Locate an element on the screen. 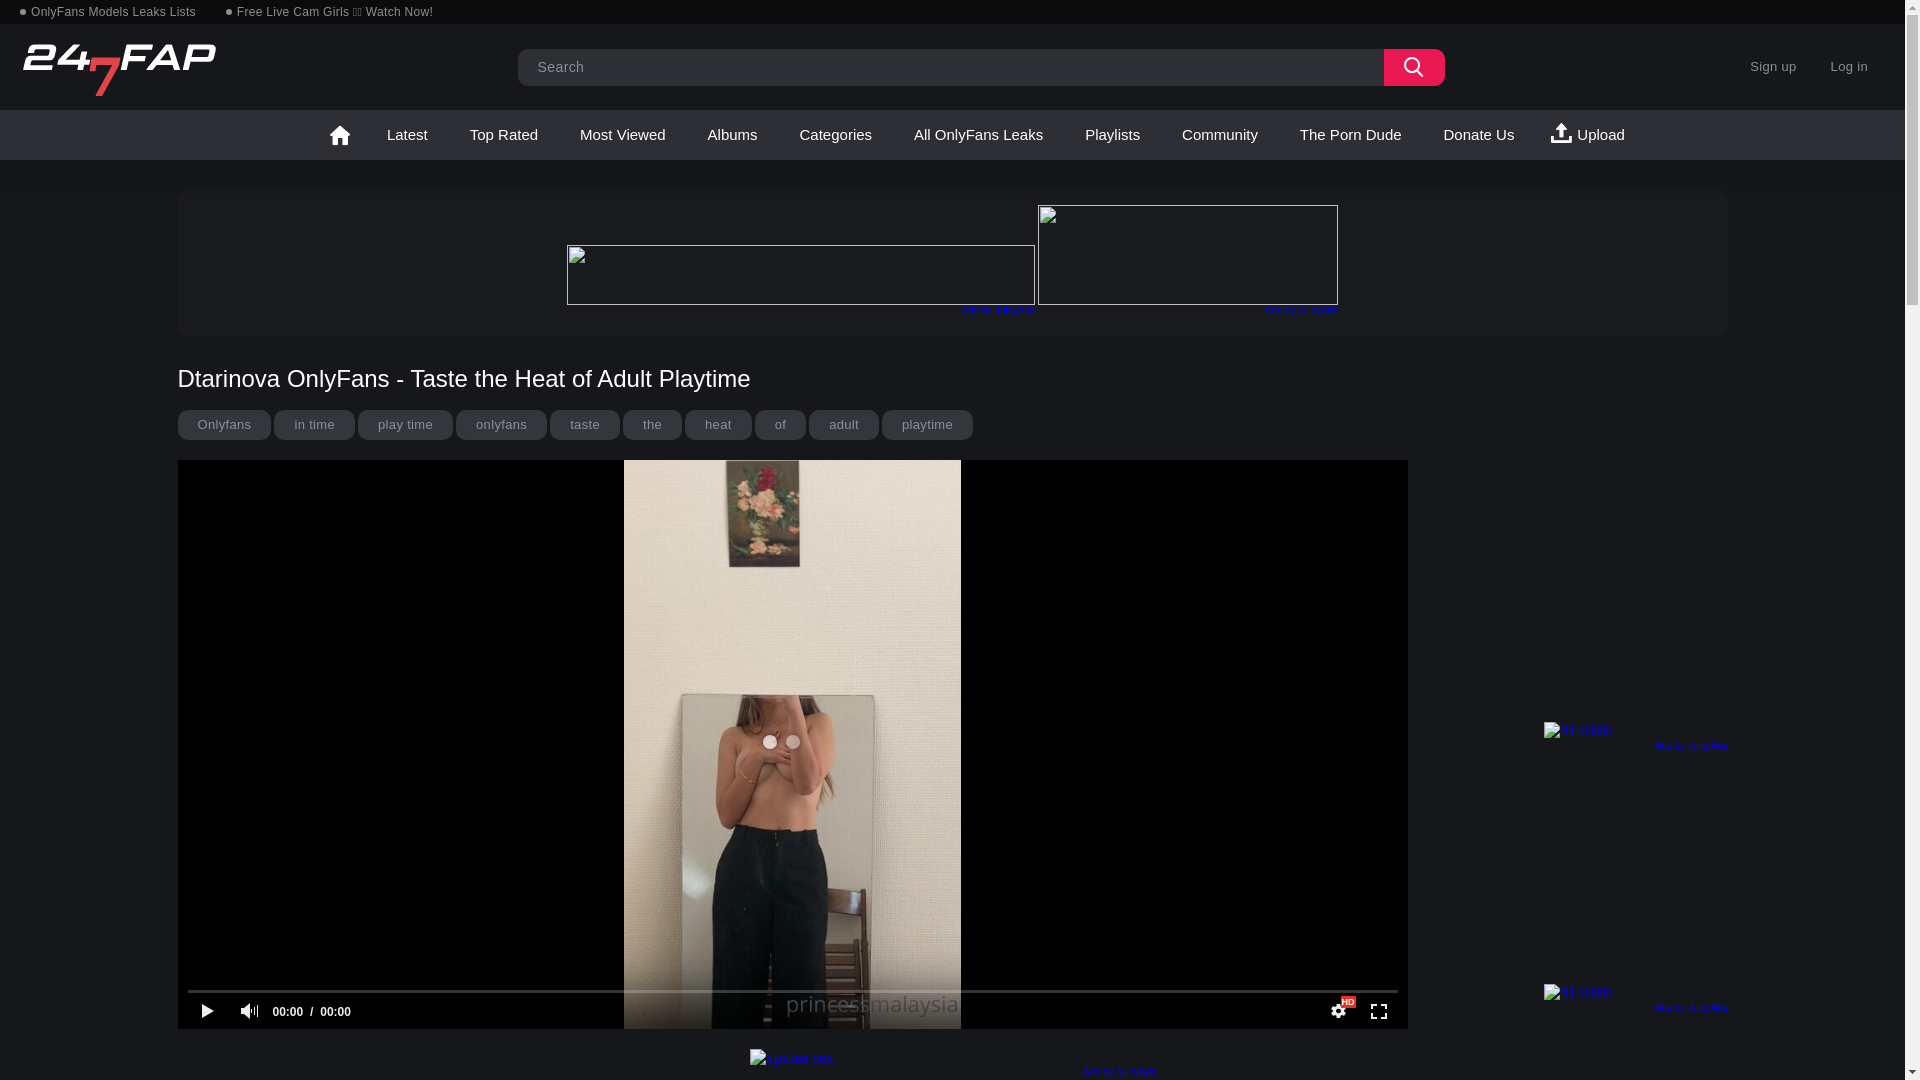 This screenshot has width=1920, height=1080. 'play time' is located at coordinates (404, 423).